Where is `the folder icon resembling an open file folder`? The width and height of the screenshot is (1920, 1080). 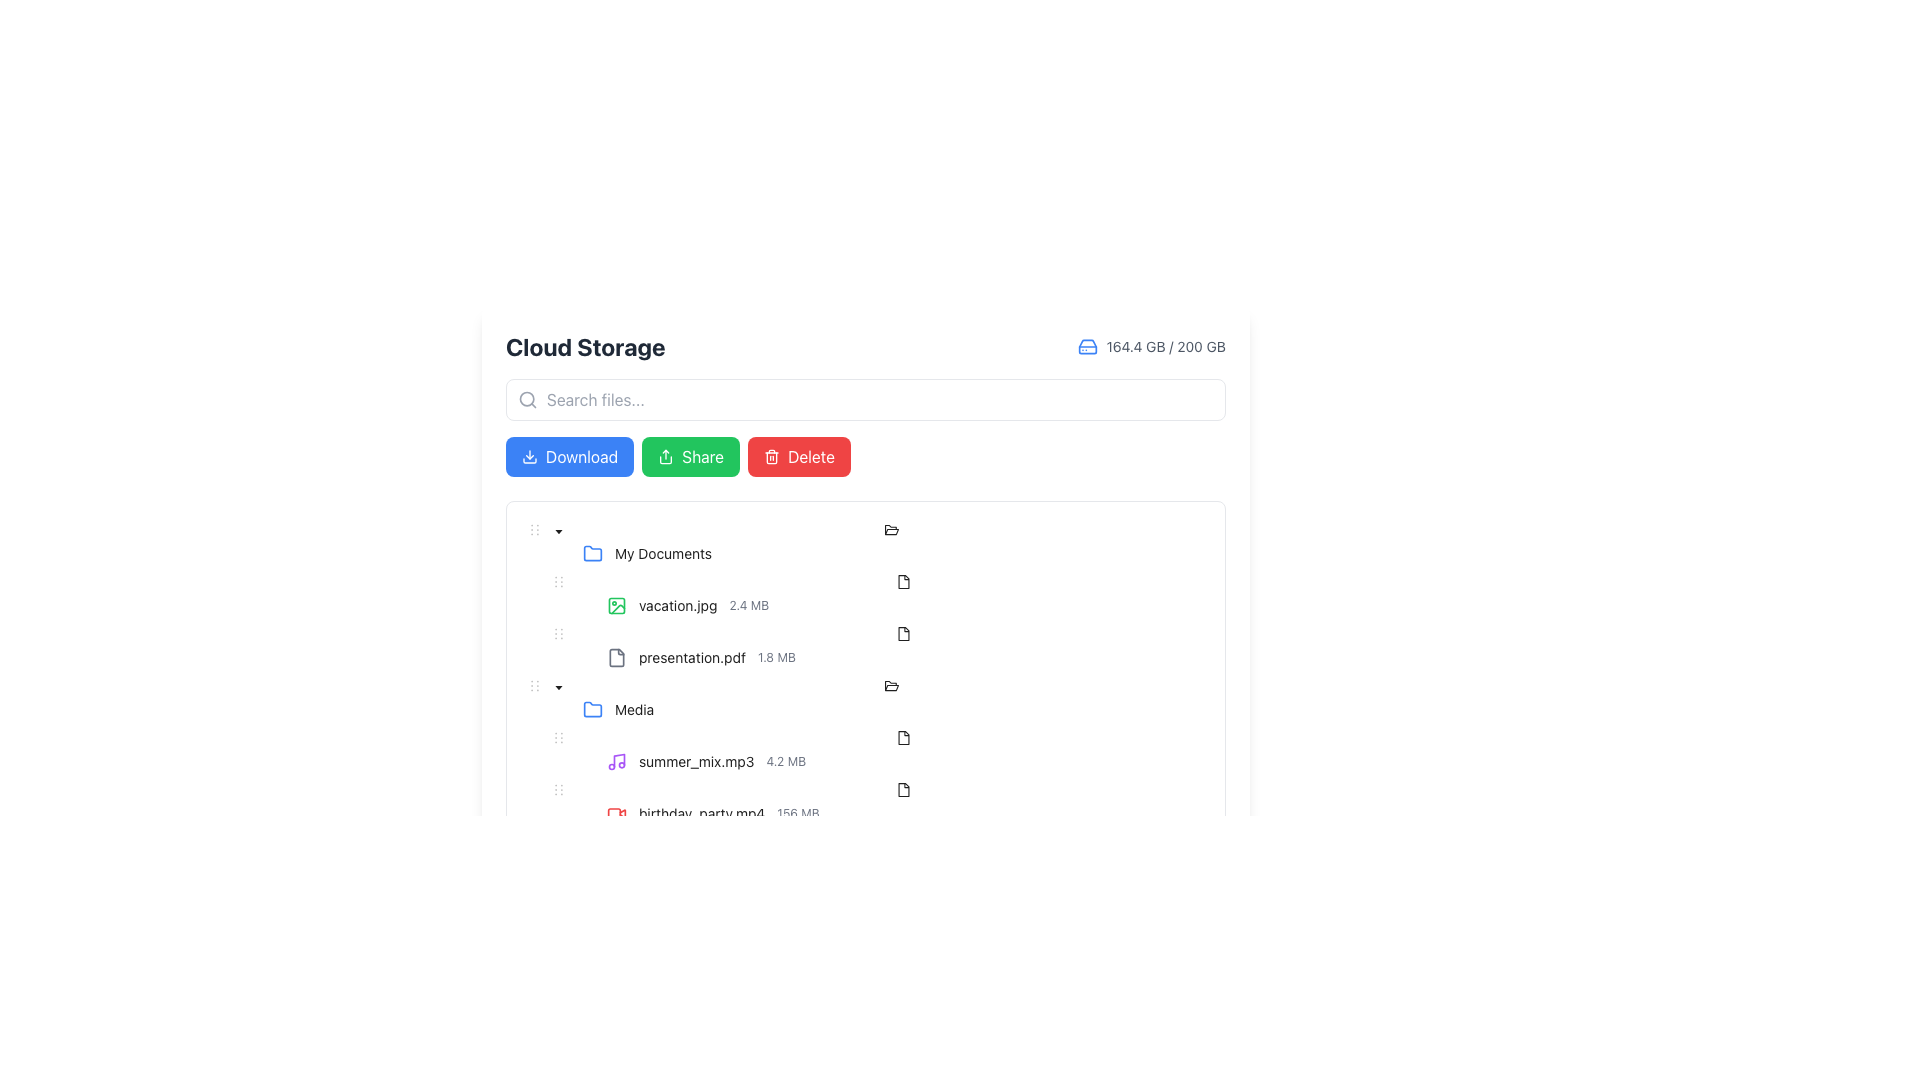 the folder icon resembling an open file folder is located at coordinates (891, 684).